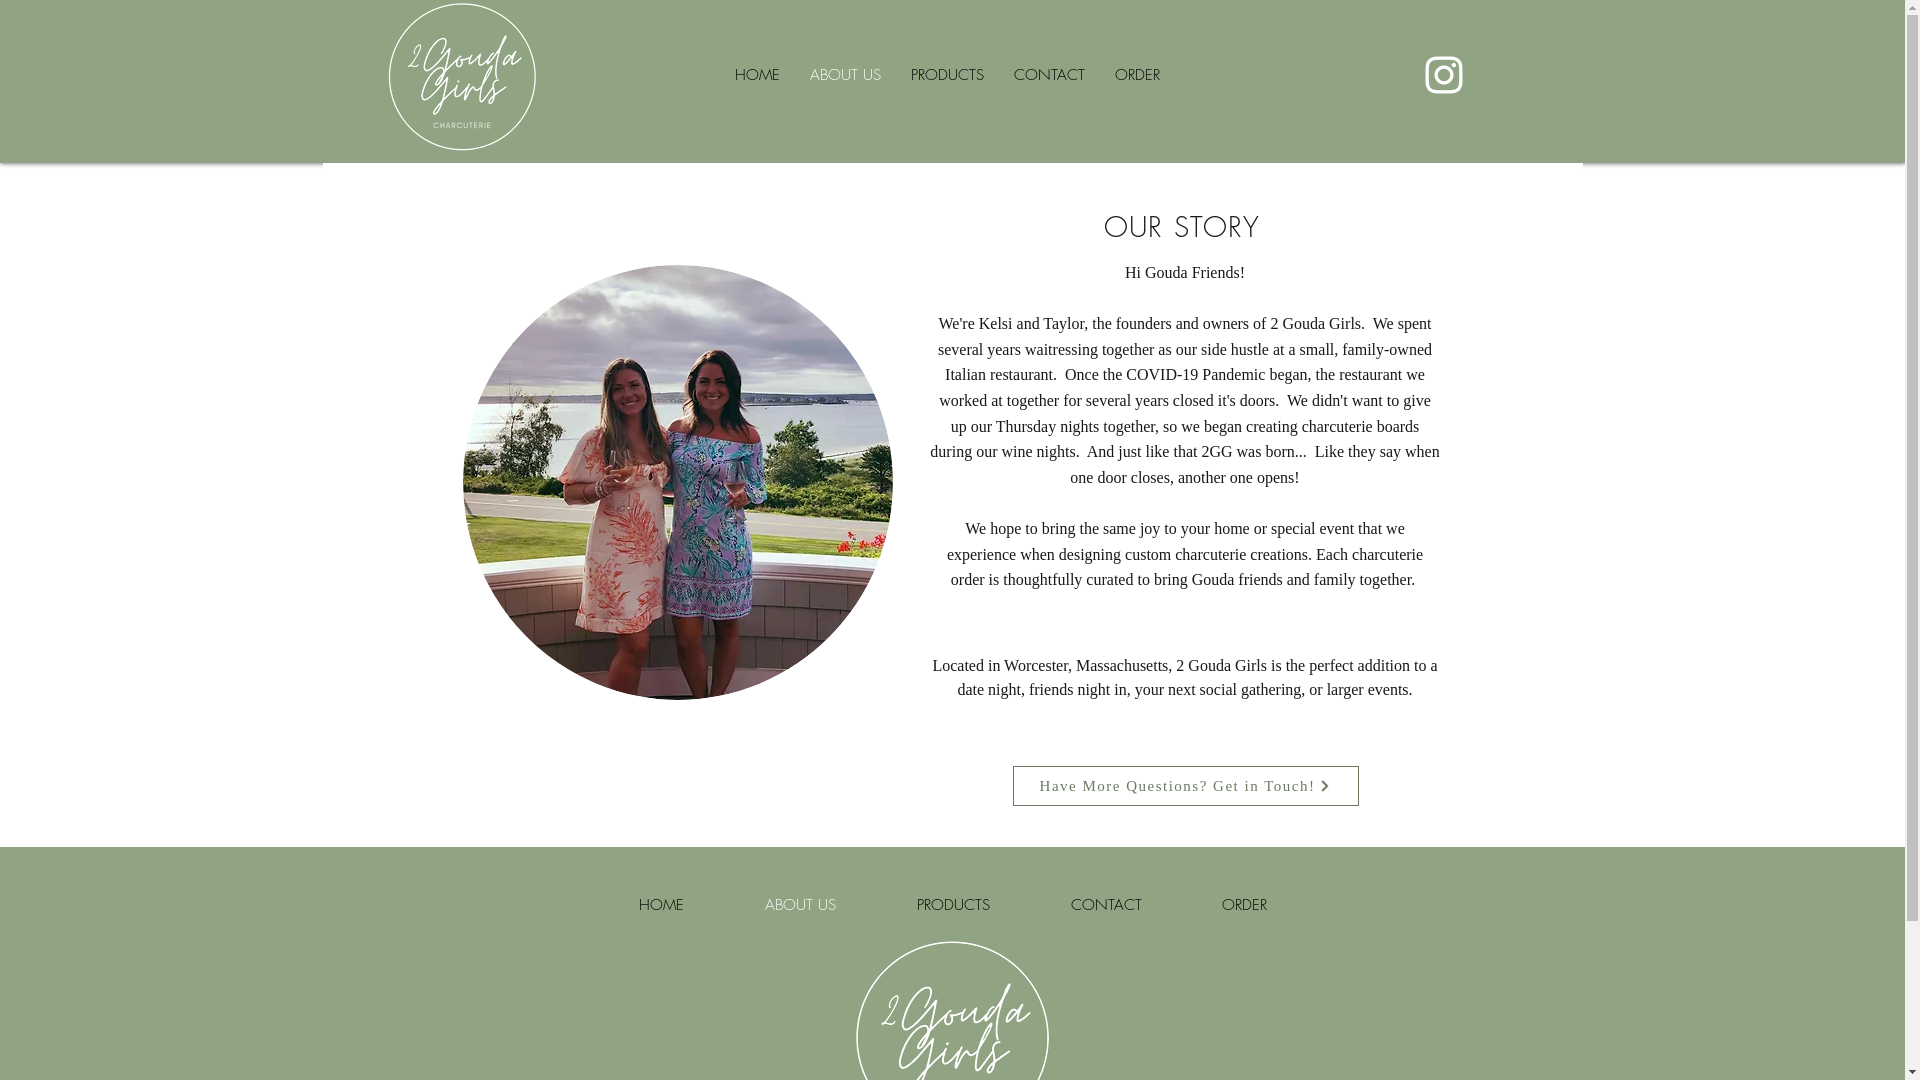 This screenshot has width=1920, height=1080. I want to click on 'ORDER', so click(1243, 905).